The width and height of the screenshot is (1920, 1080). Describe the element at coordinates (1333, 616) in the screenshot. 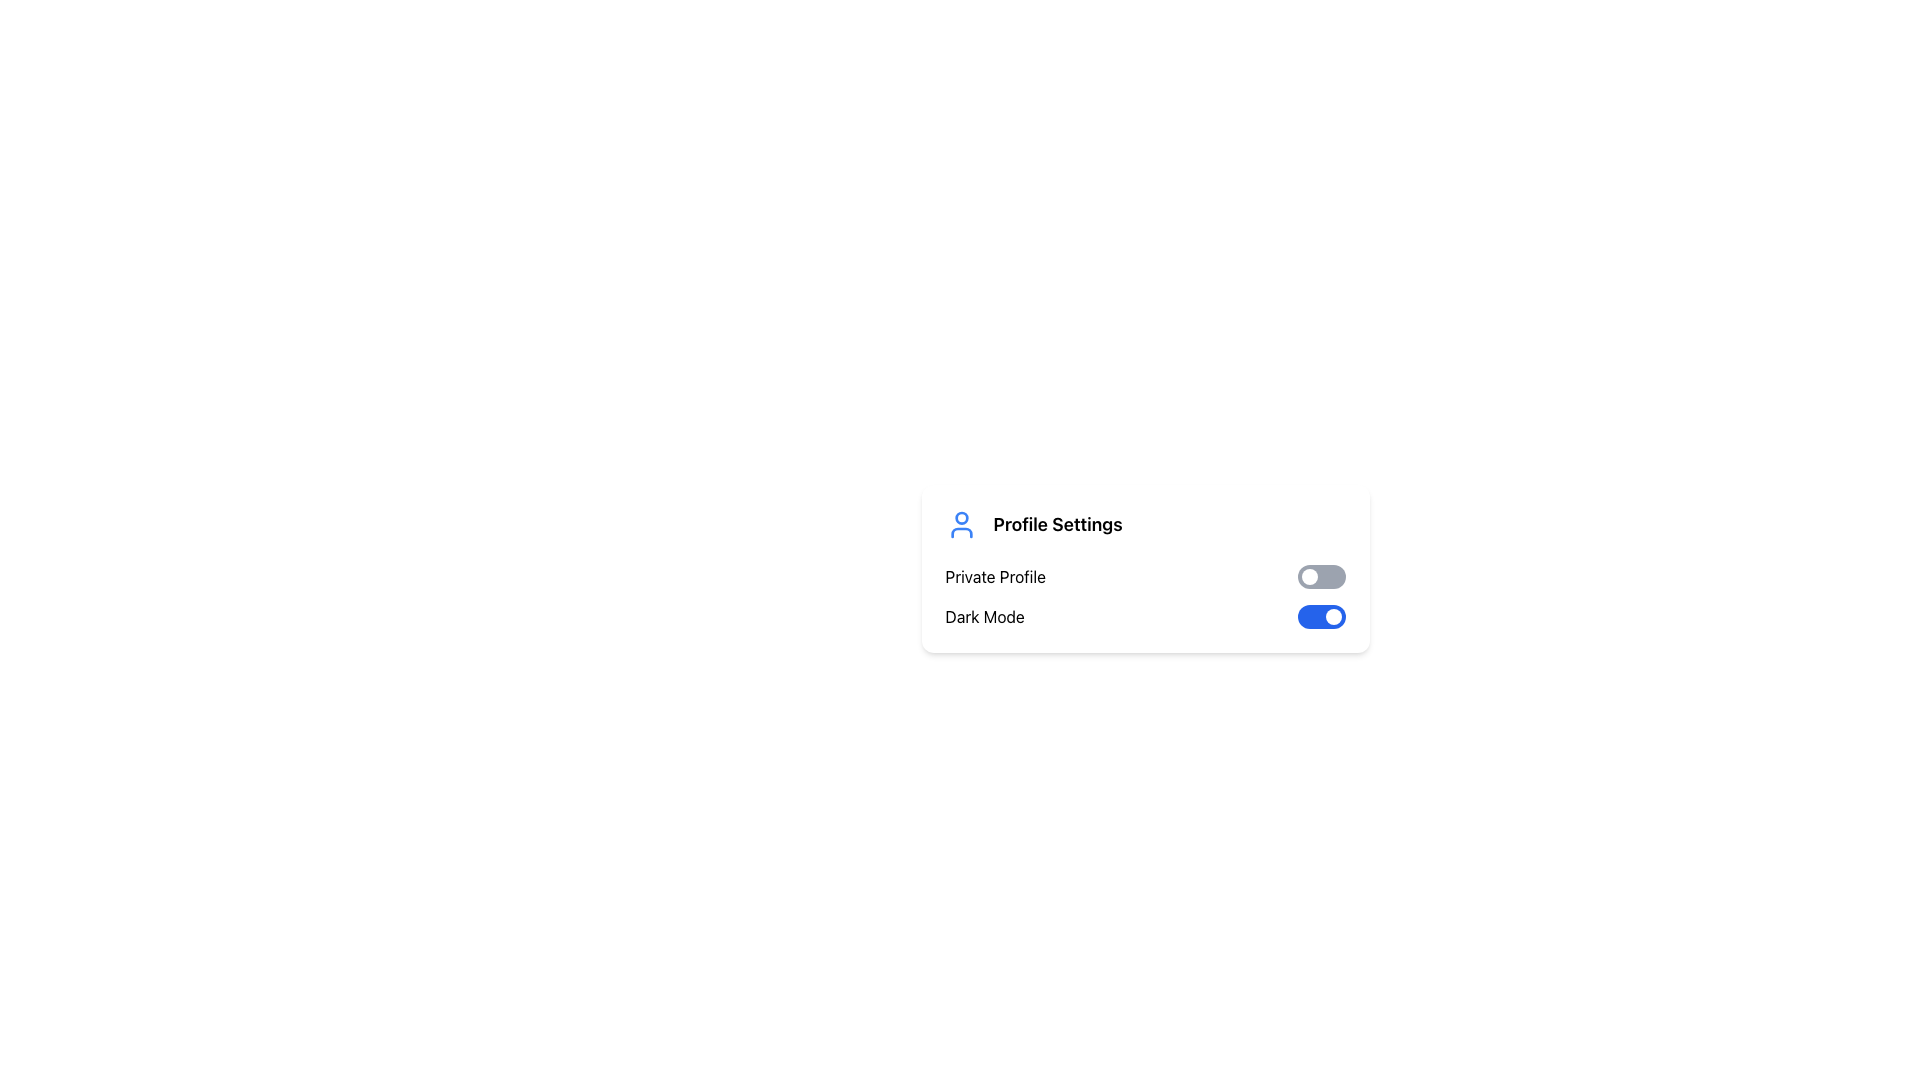

I see `the toggle indicator` at that location.